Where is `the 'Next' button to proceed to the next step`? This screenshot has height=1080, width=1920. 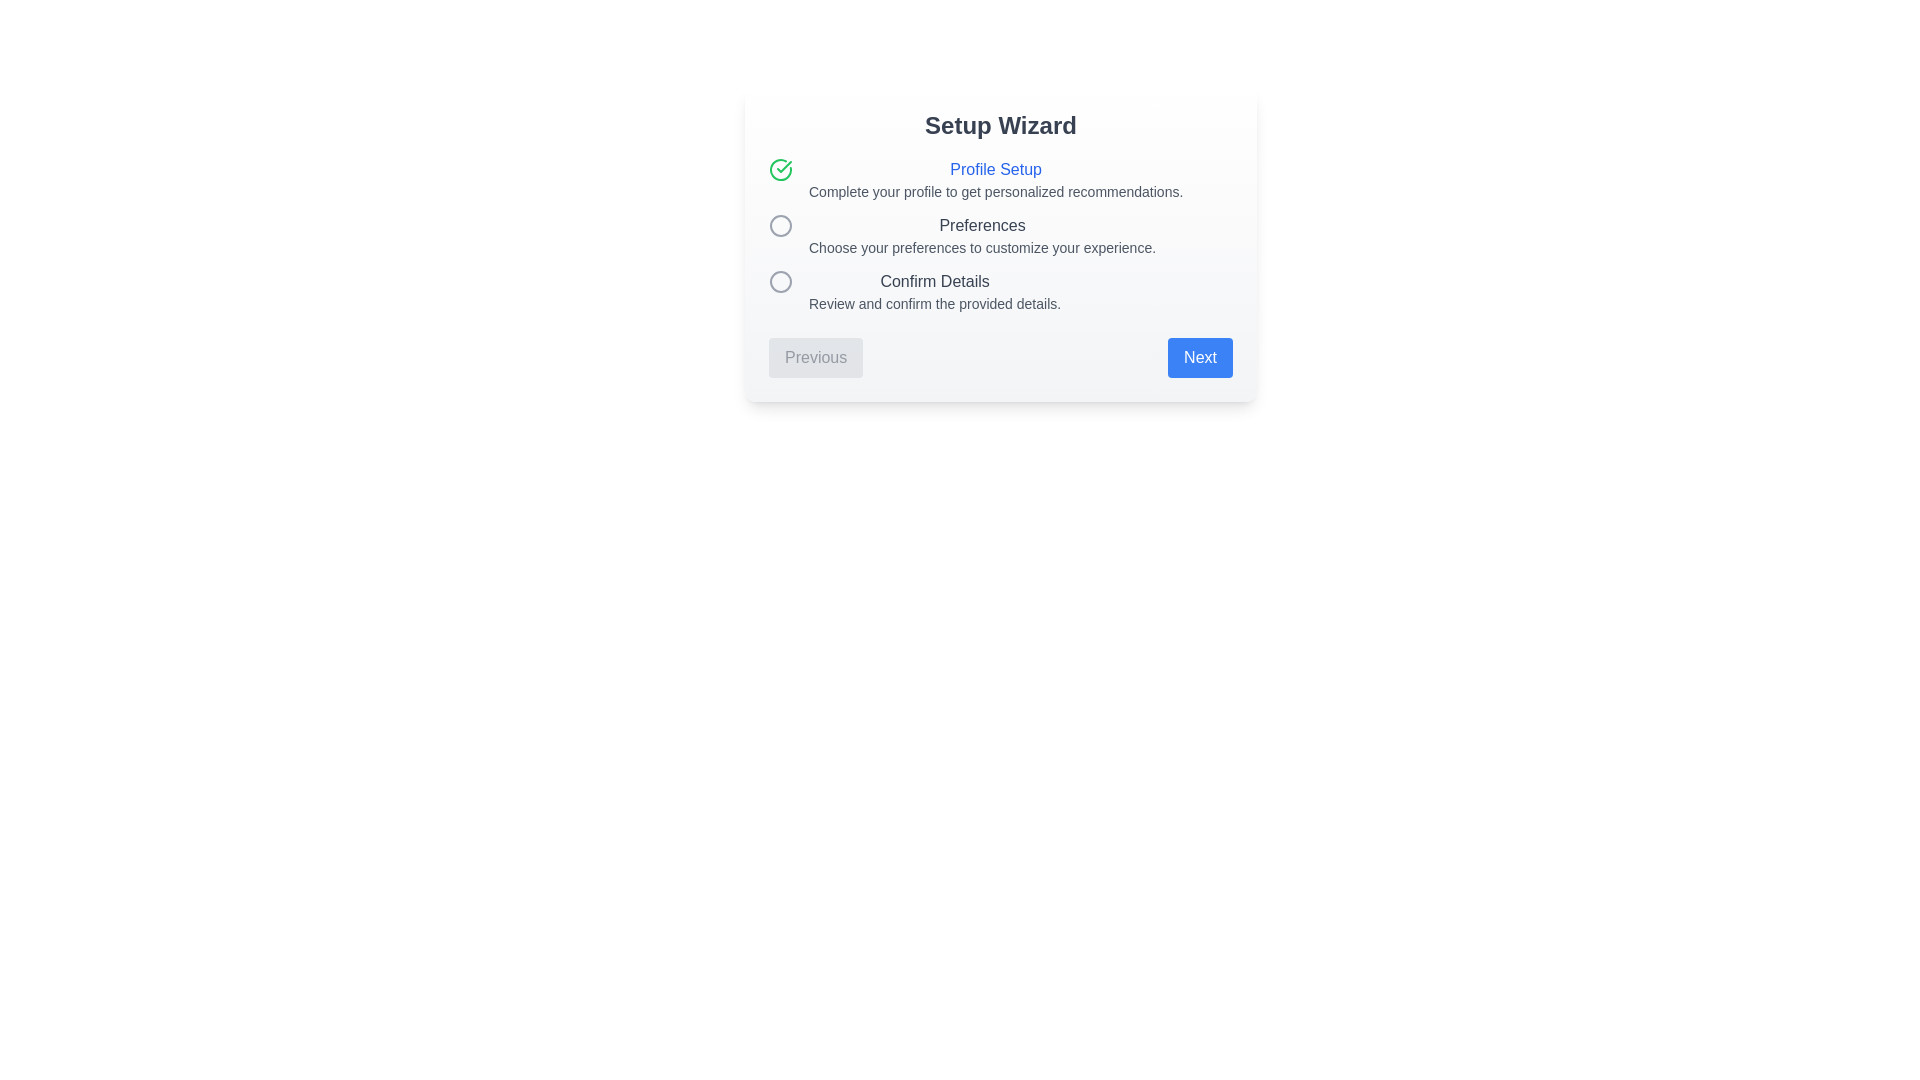
the 'Next' button to proceed to the next step is located at coordinates (1200, 357).